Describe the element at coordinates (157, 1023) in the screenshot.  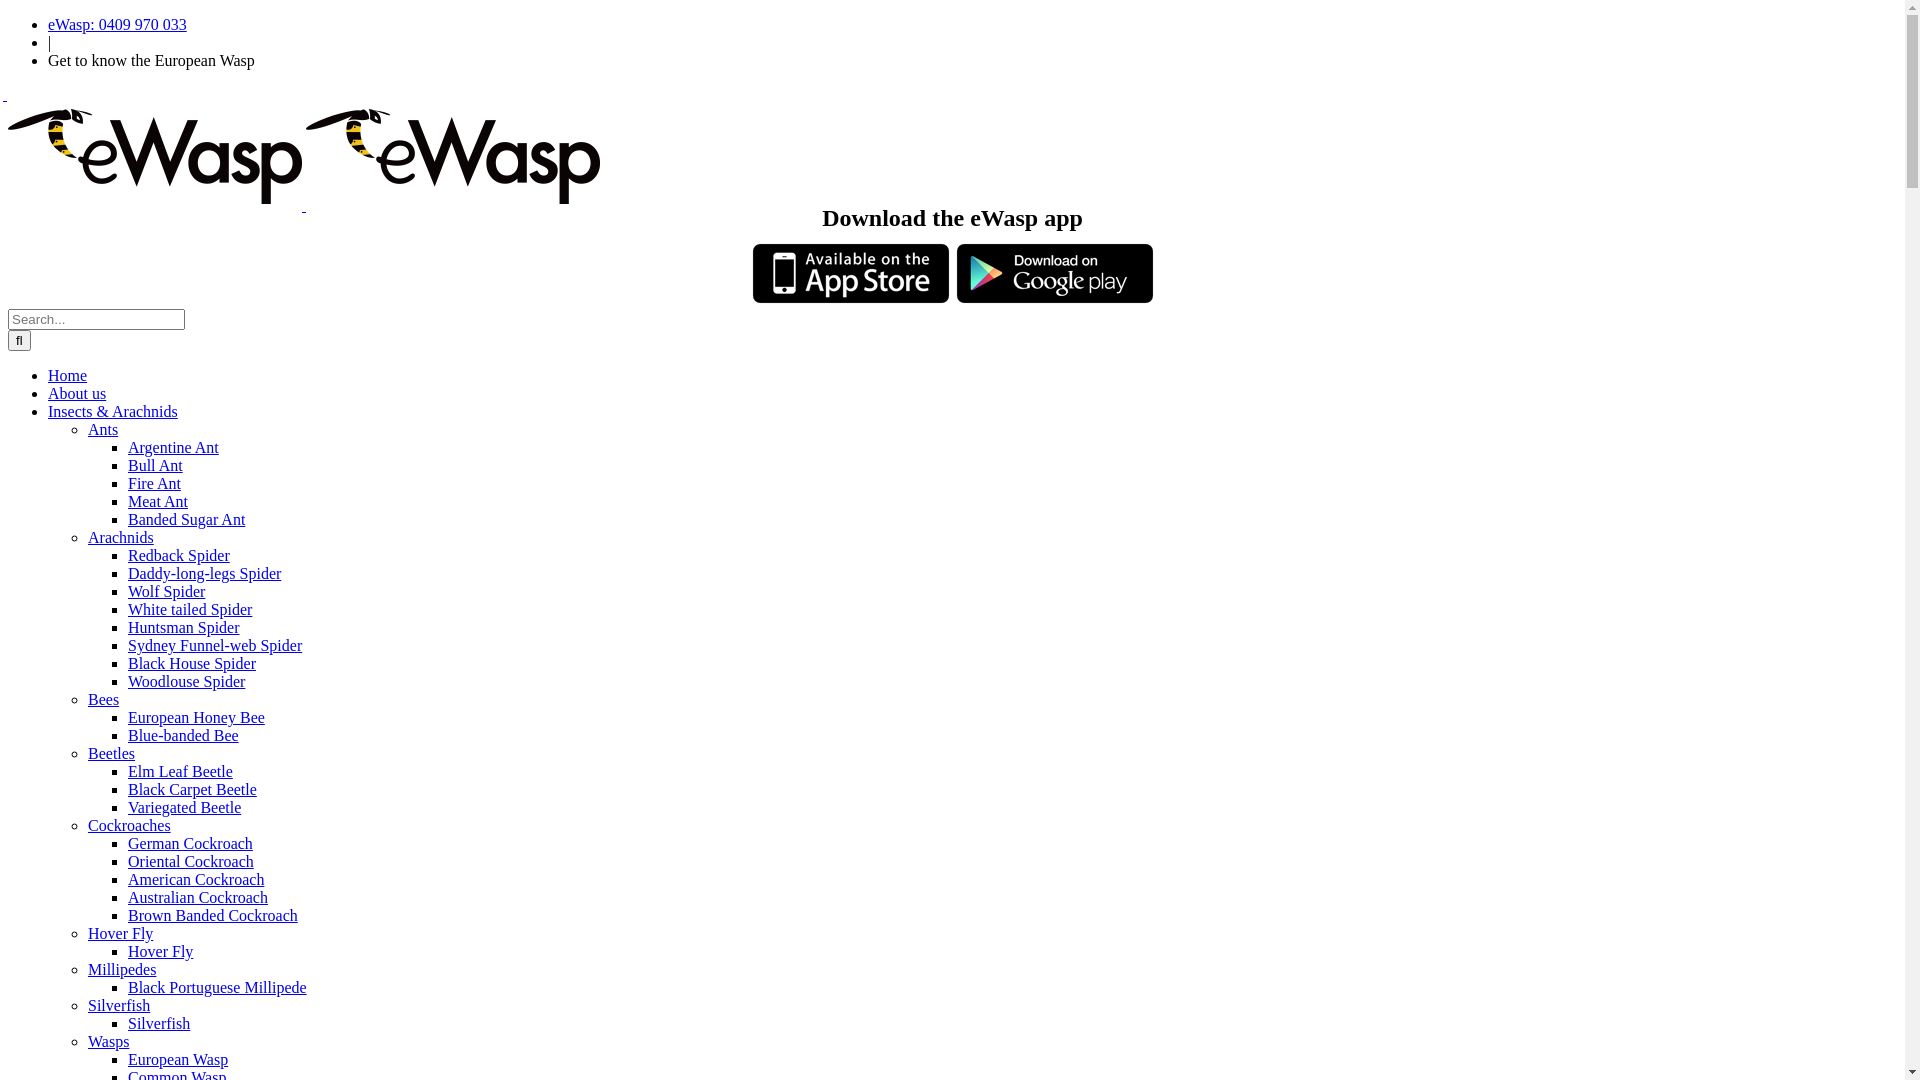
I see `'Silverfish'` at that location.